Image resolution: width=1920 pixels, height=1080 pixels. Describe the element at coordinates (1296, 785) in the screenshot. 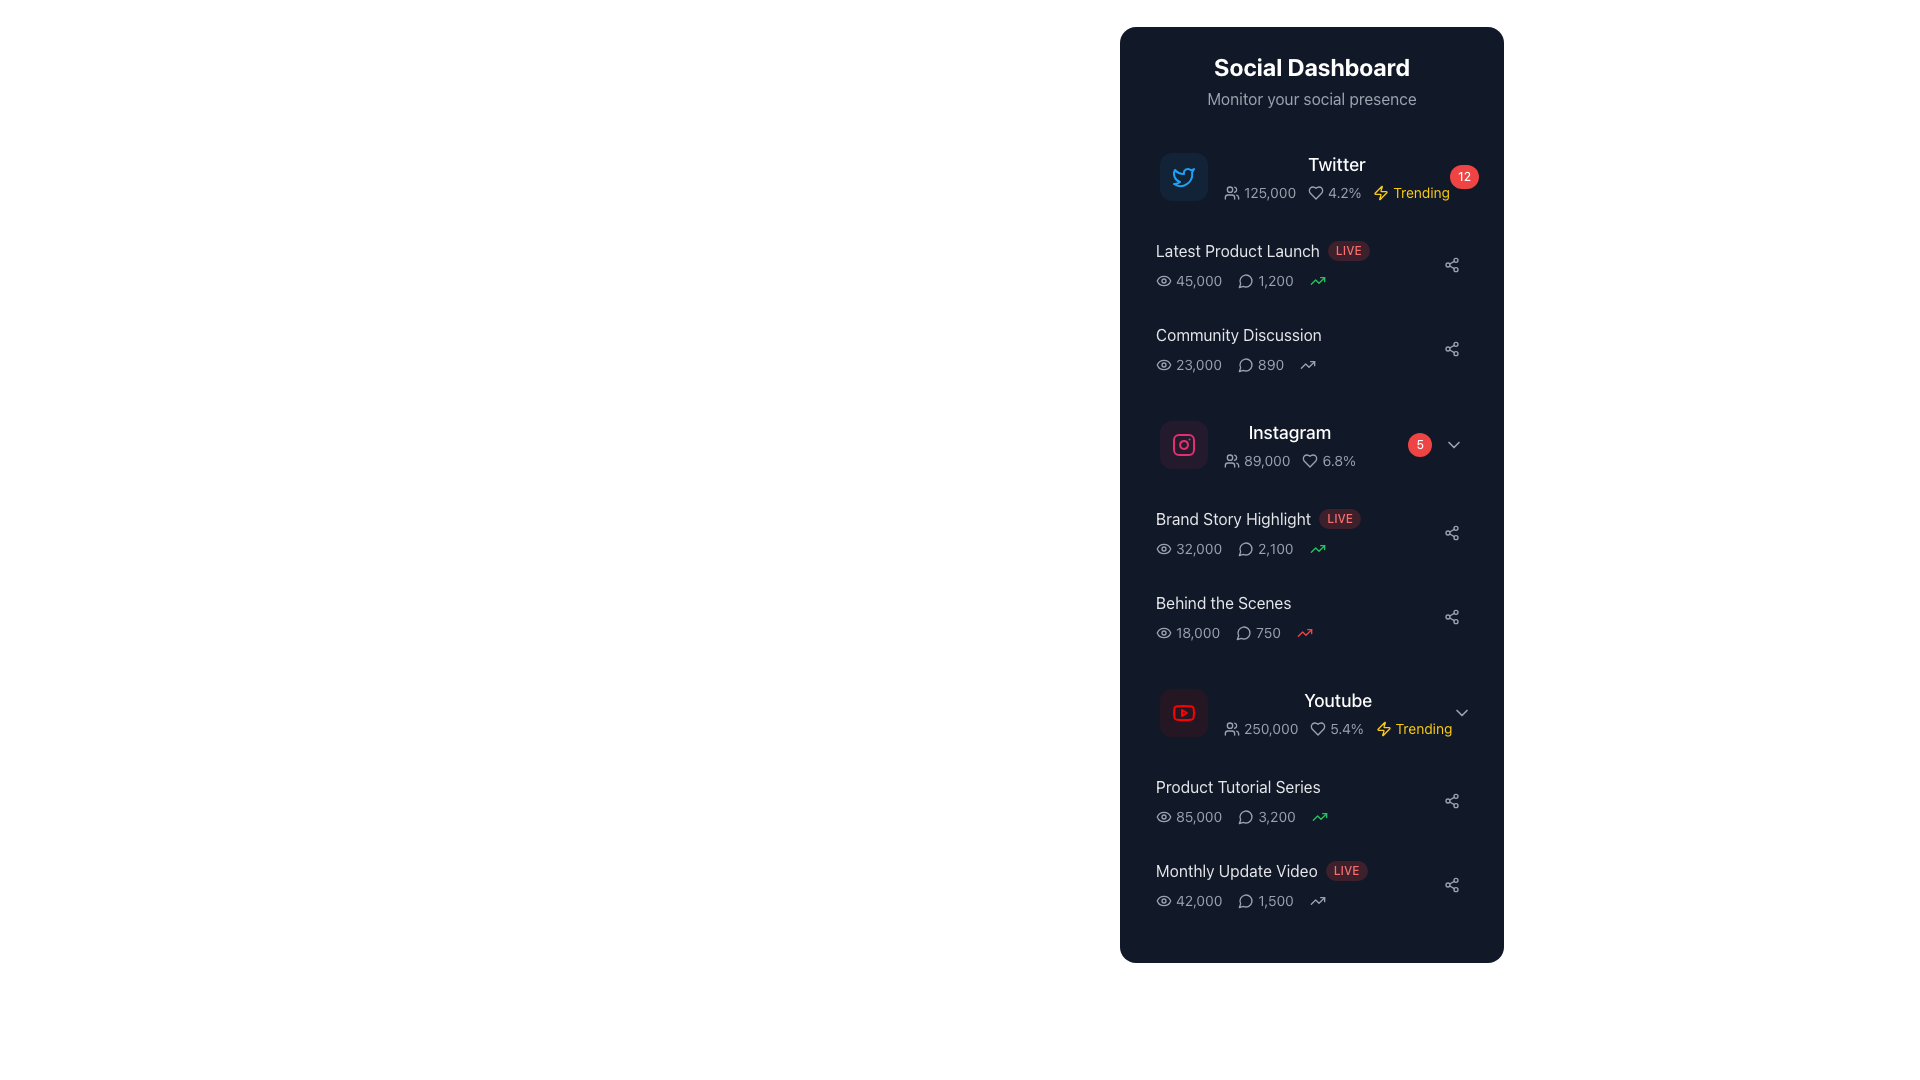

I see `the text label displaying 'Product Tutorial Series' which is aligned to the left in light gray color on a dark background` at that location.